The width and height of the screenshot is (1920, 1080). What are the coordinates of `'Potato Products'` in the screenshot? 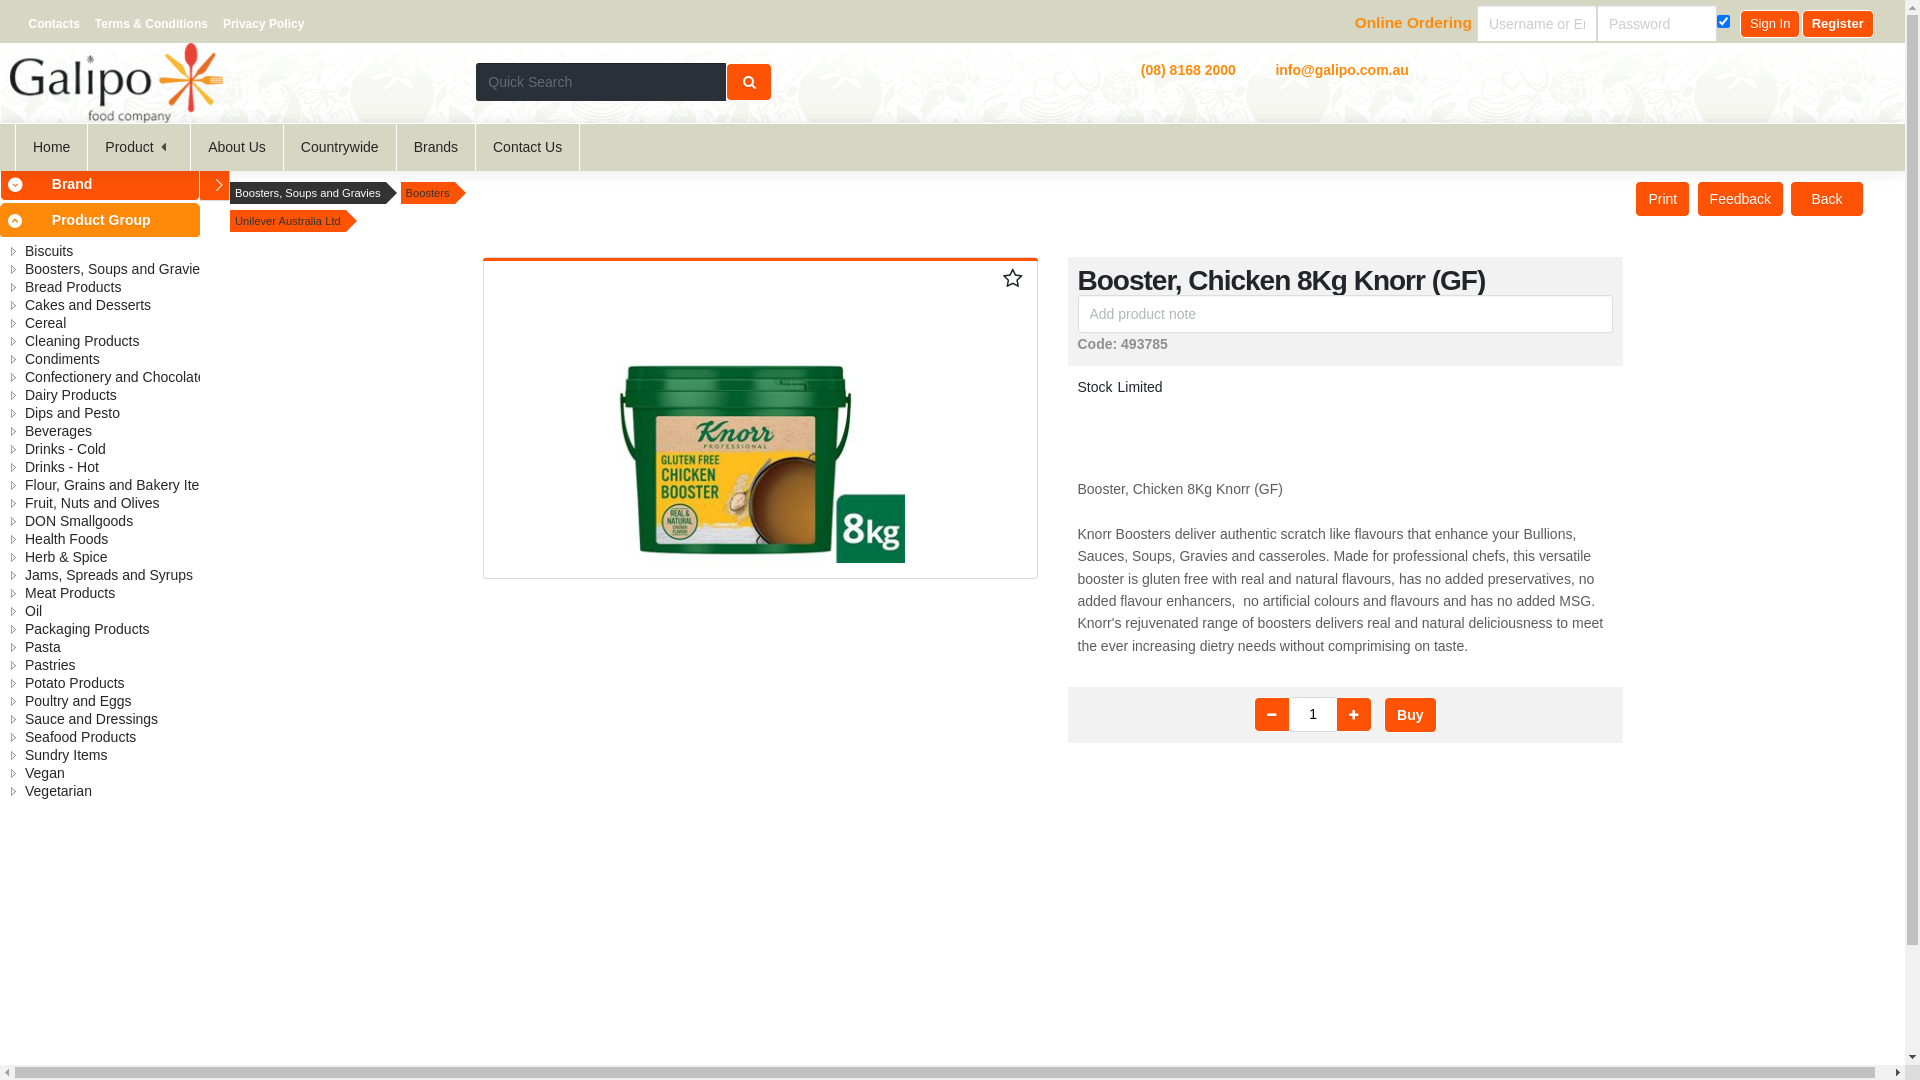 It's located at (75, 681).